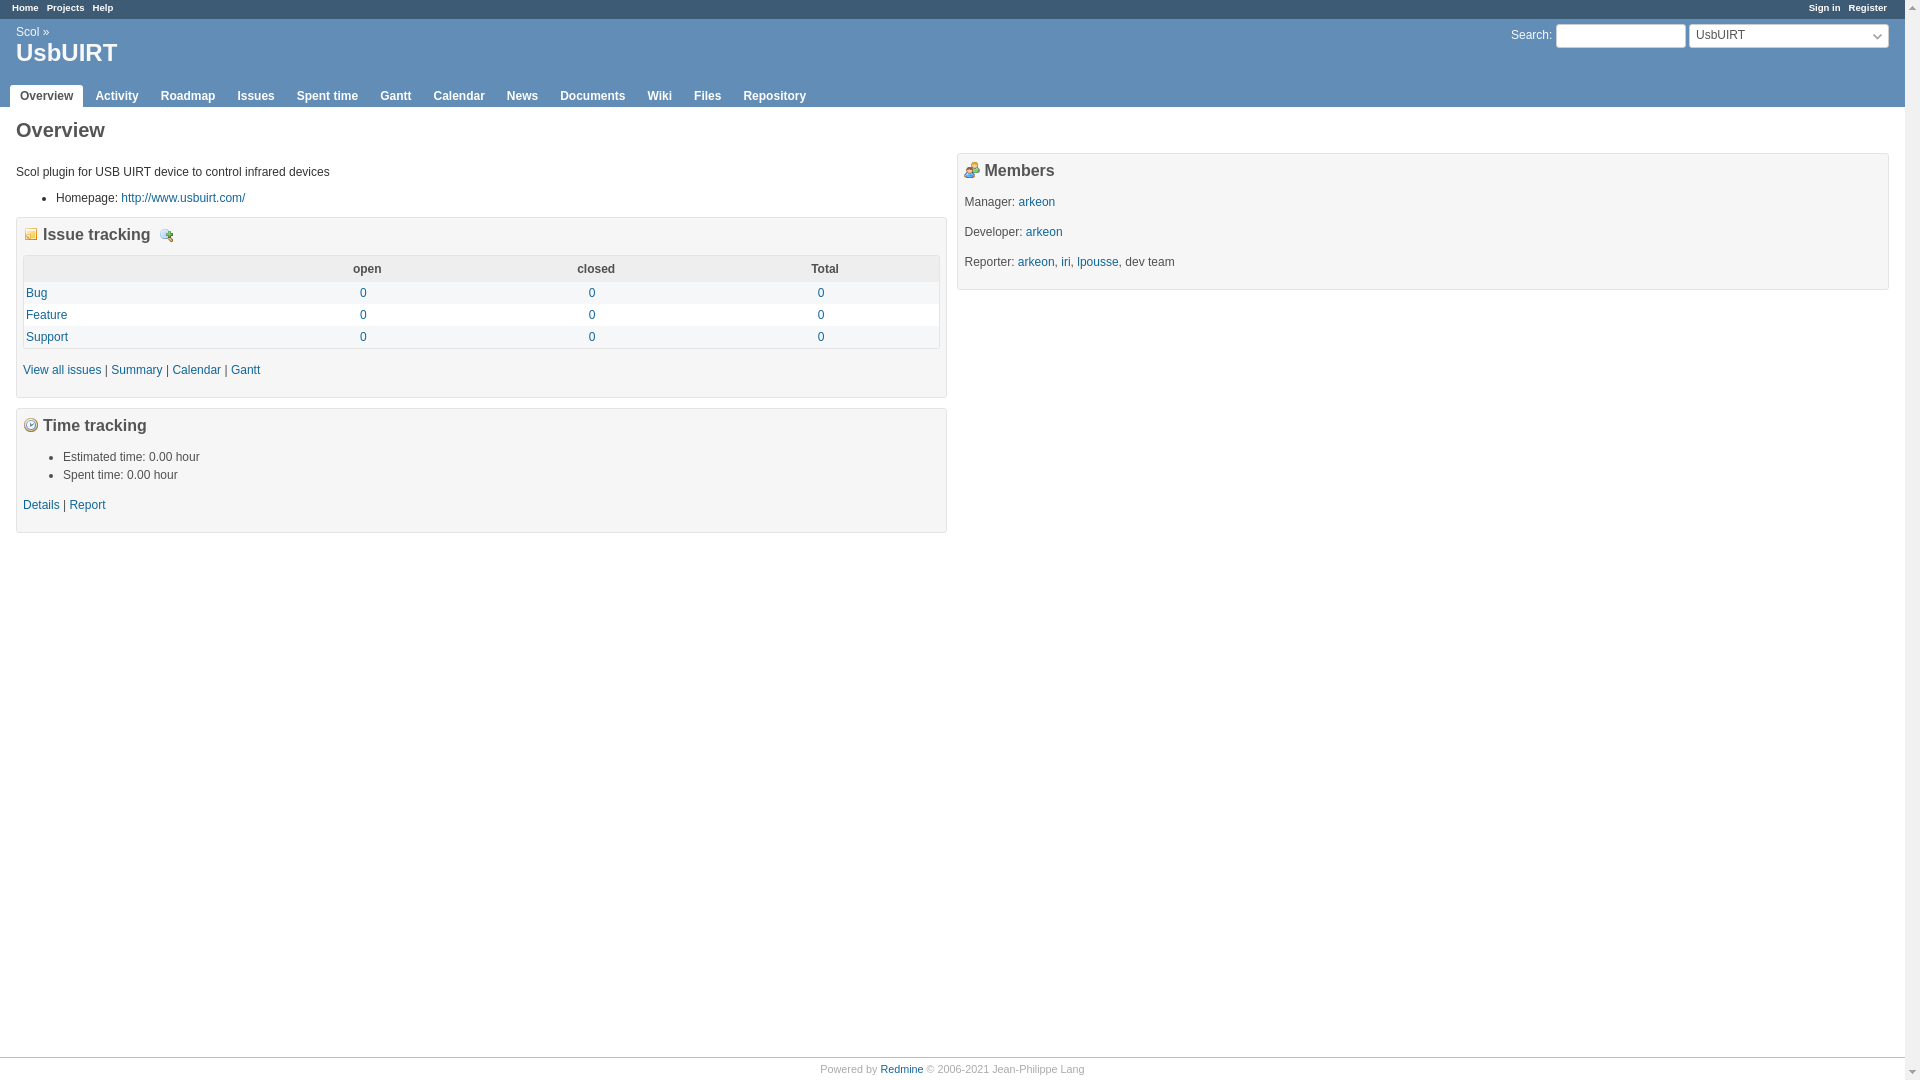 This screenshot has height=1080, width=1920. Describe the element at coordinates (1096, 261) in the screenshot. I see `'lpousse'` at that location.